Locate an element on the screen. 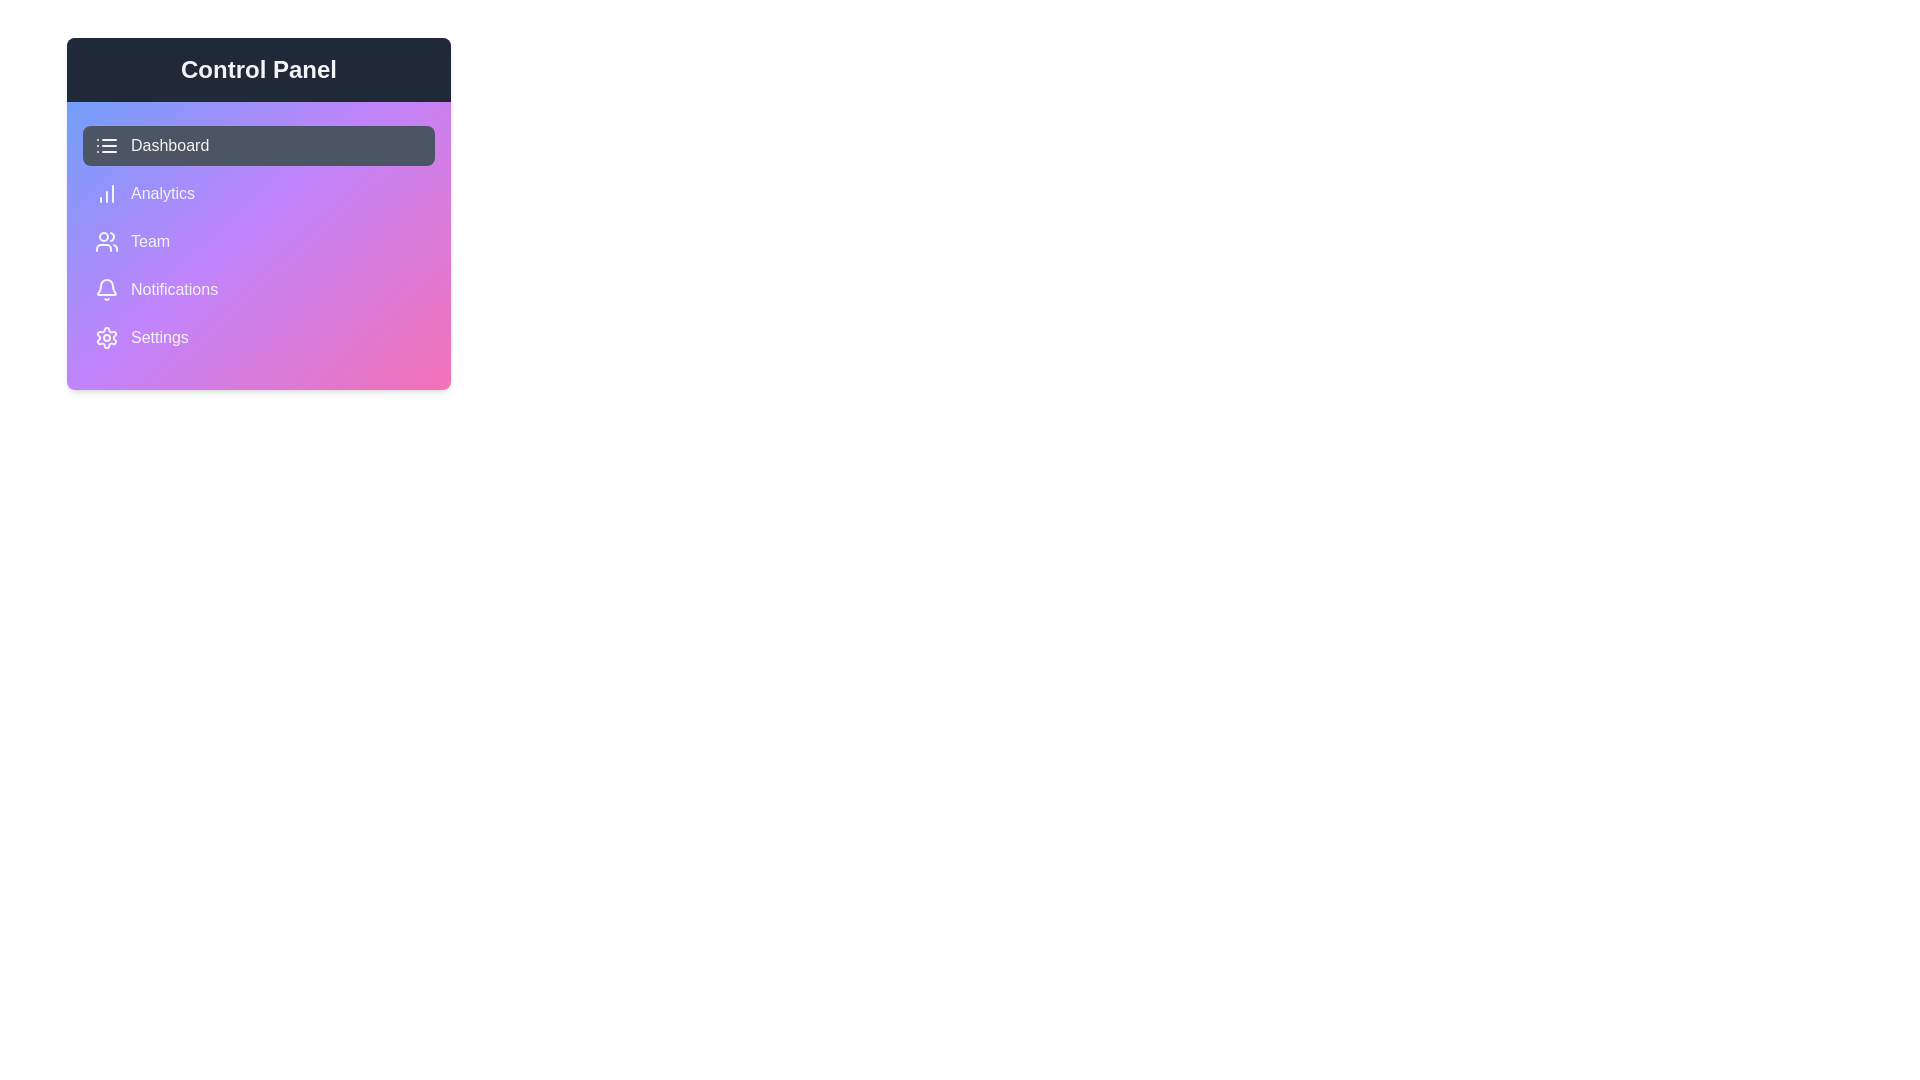  on the 'Settings' text label, which is the fourth item in the vertical menu list and located is located at coordinates (158, 337).